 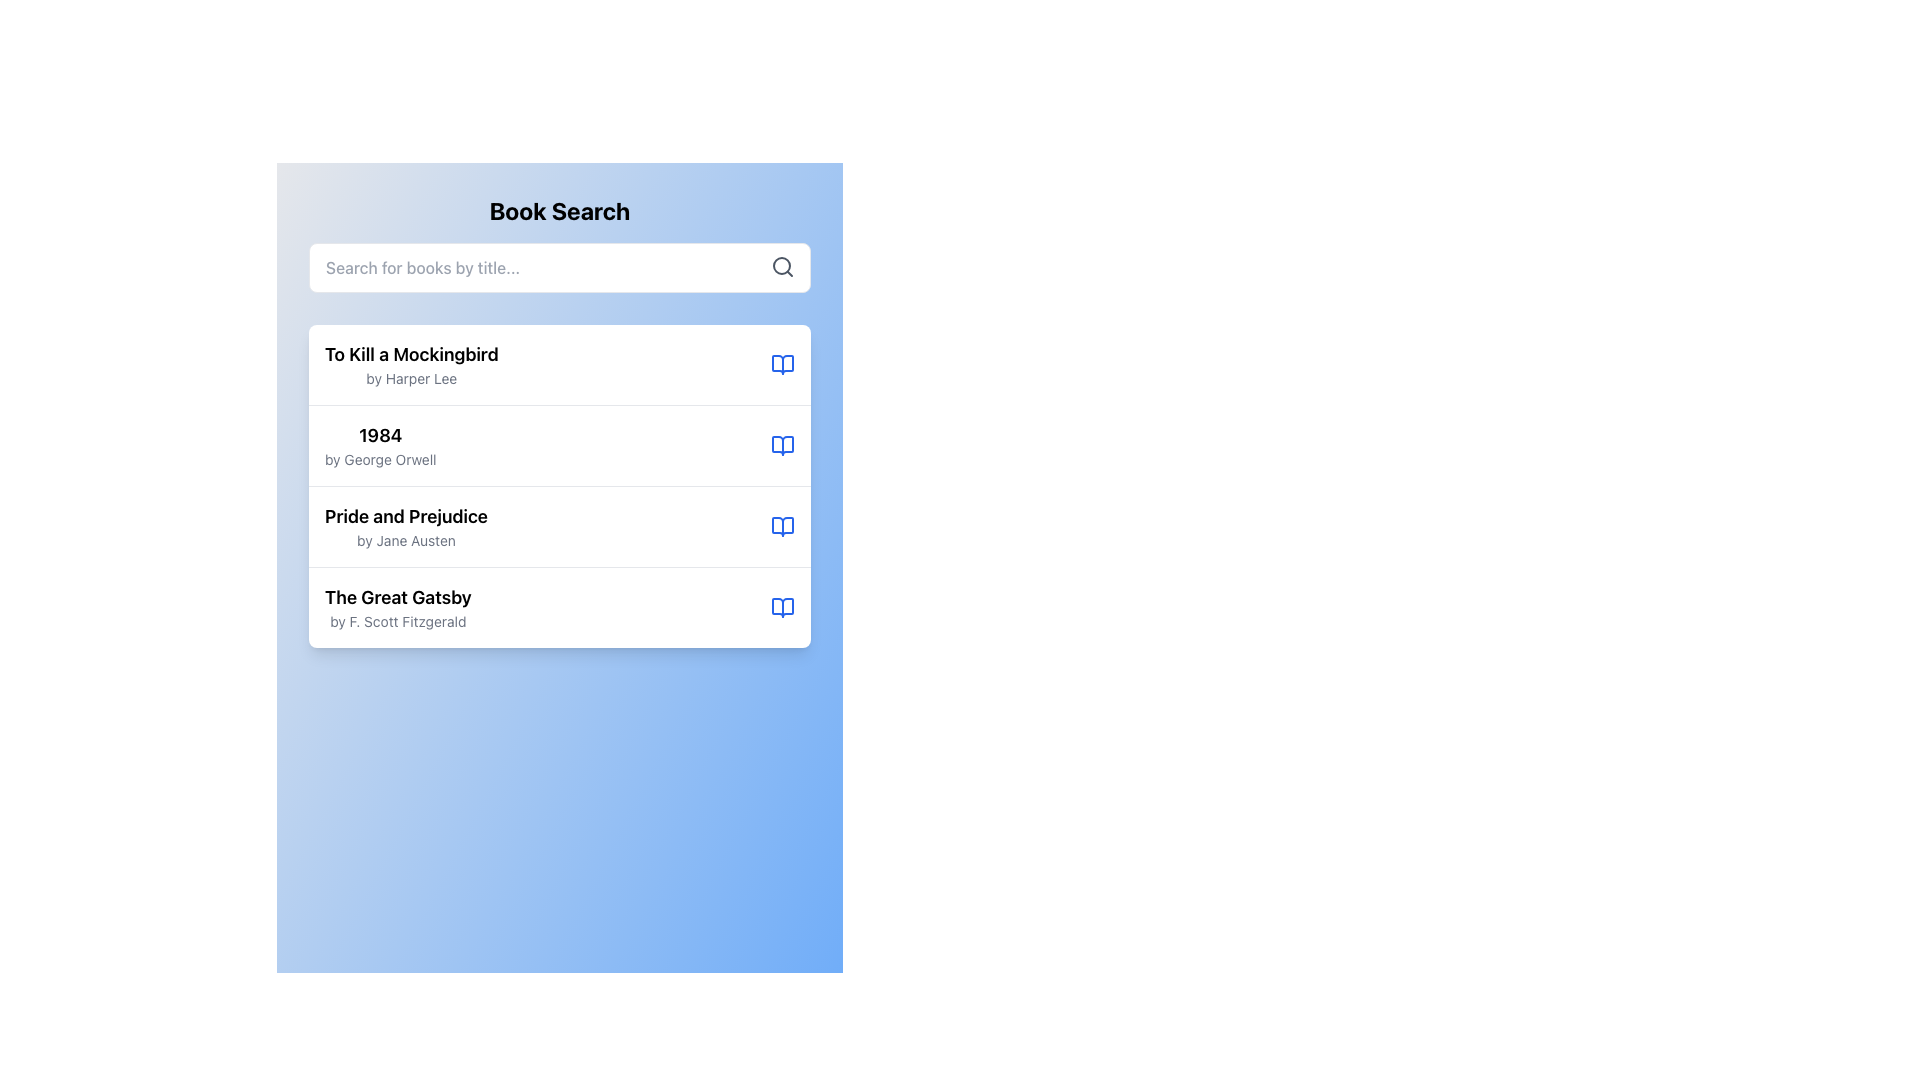 What do you see at coordinates (405, 515) in the screenshot?
I see `the text label displaying 'Pride and Prejudice' to interact with the corresponding list item` at bounding box center [405, 515].